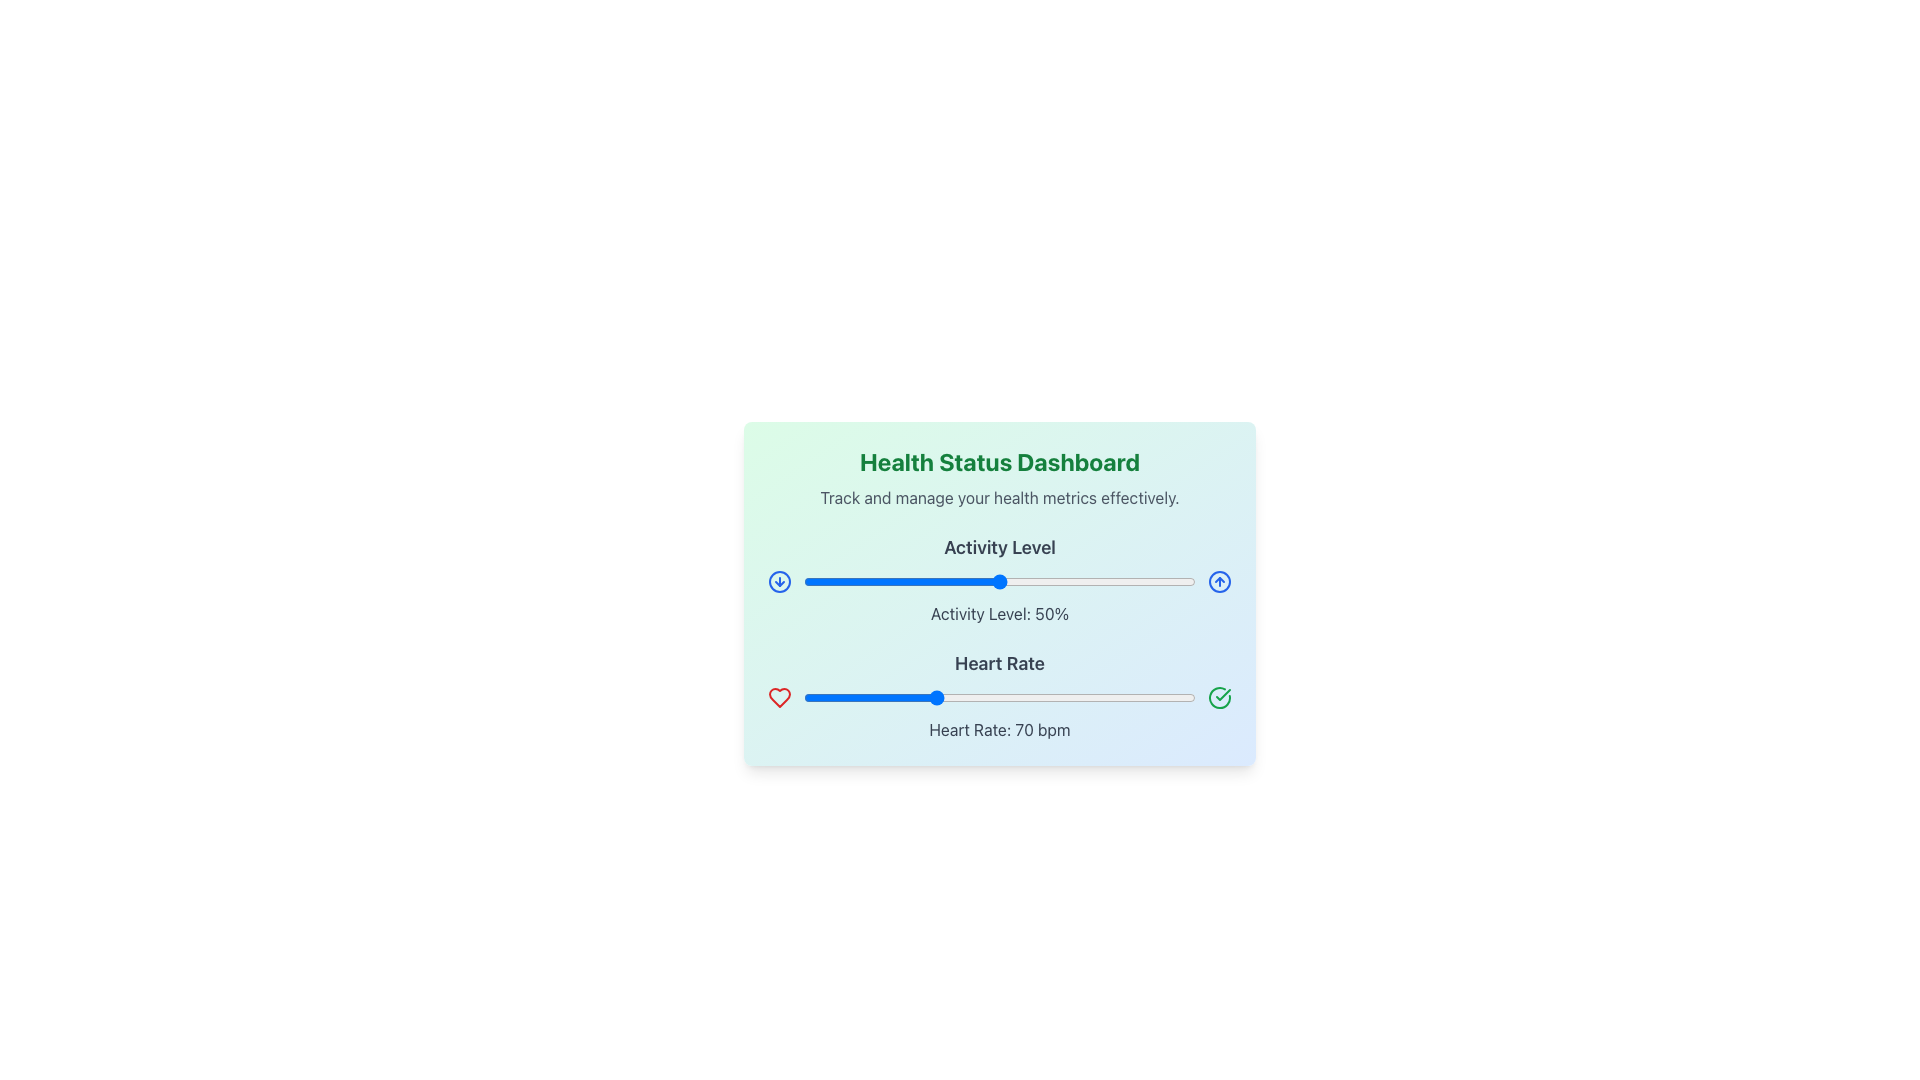 The image size is (1920, 1080). Describe the element at coordinates (999, 612) in the screenshot. I see `the Static text label displaying 'Activity Level: 50%' located below the 'Activity Level' slider` at that location.